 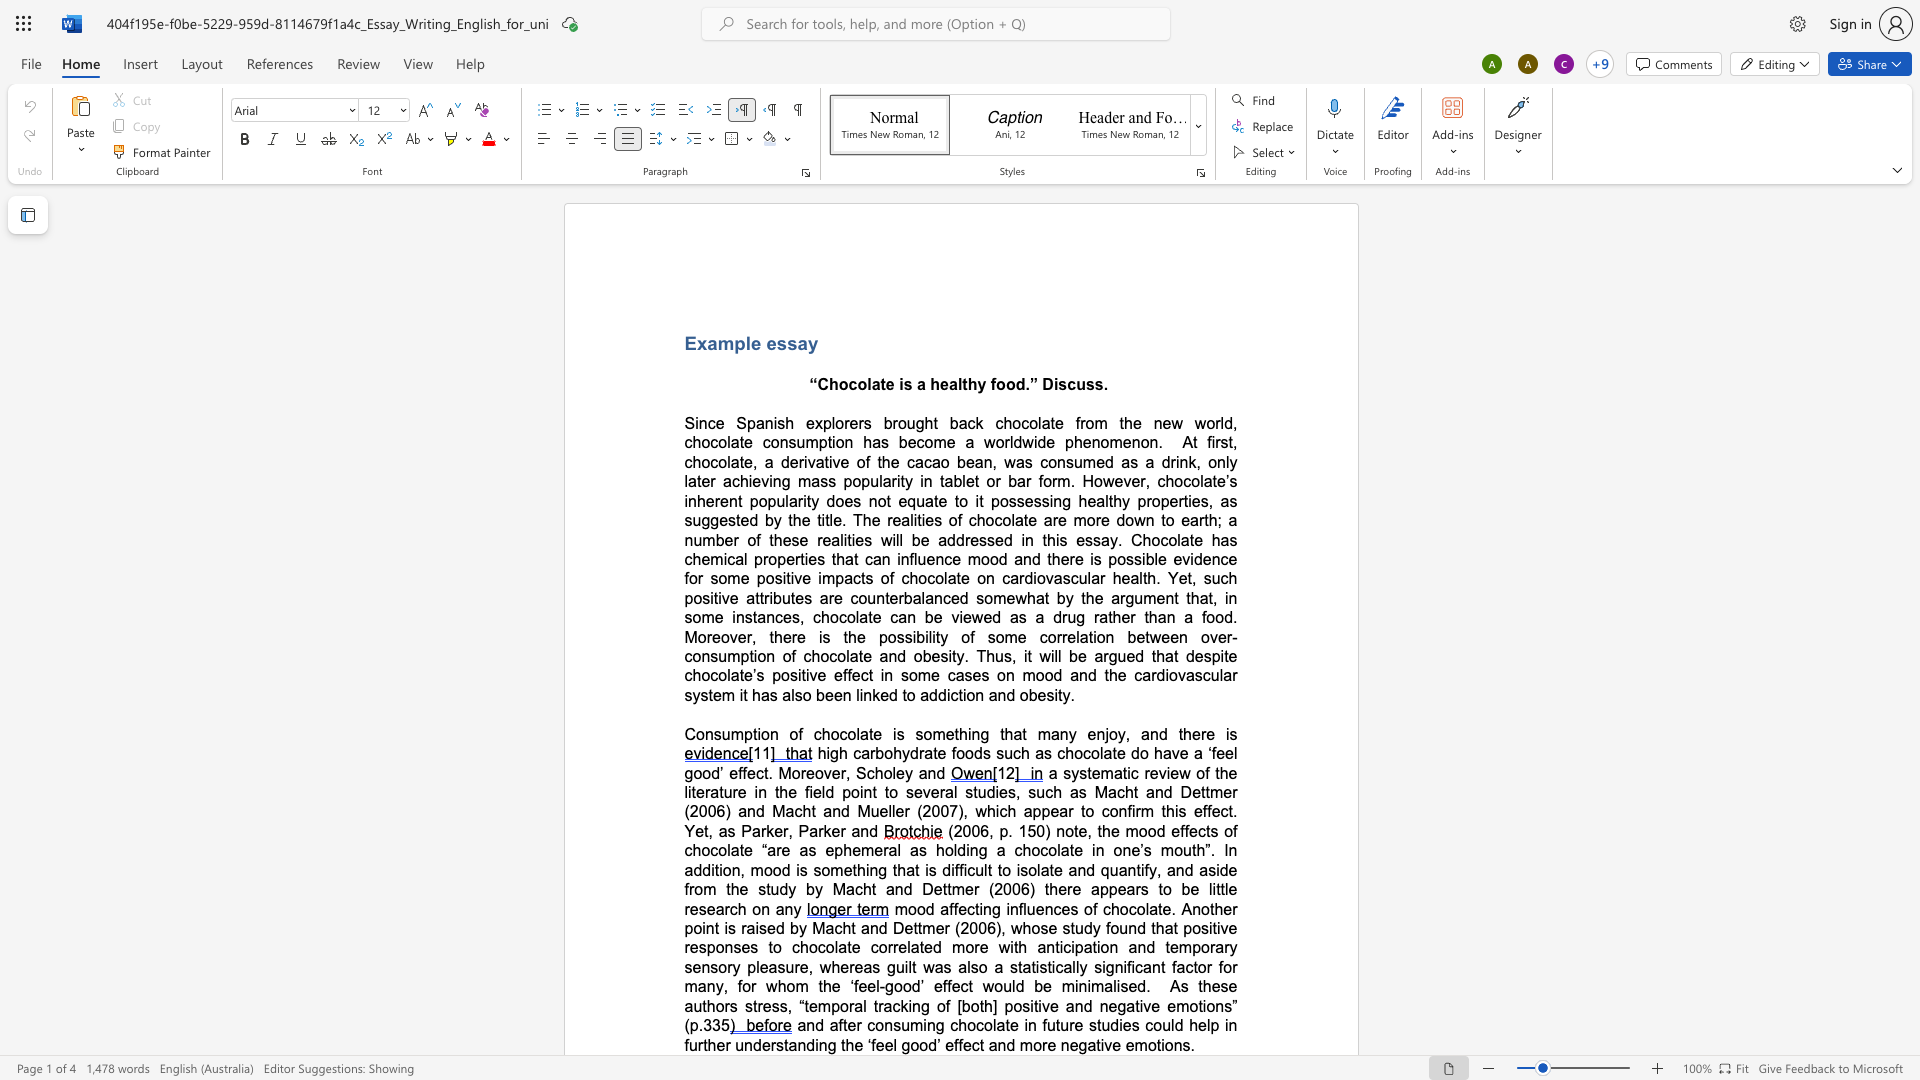 I want to click on the space between the continuous character "a" and "n" in the text, so click(x=926, y=772).